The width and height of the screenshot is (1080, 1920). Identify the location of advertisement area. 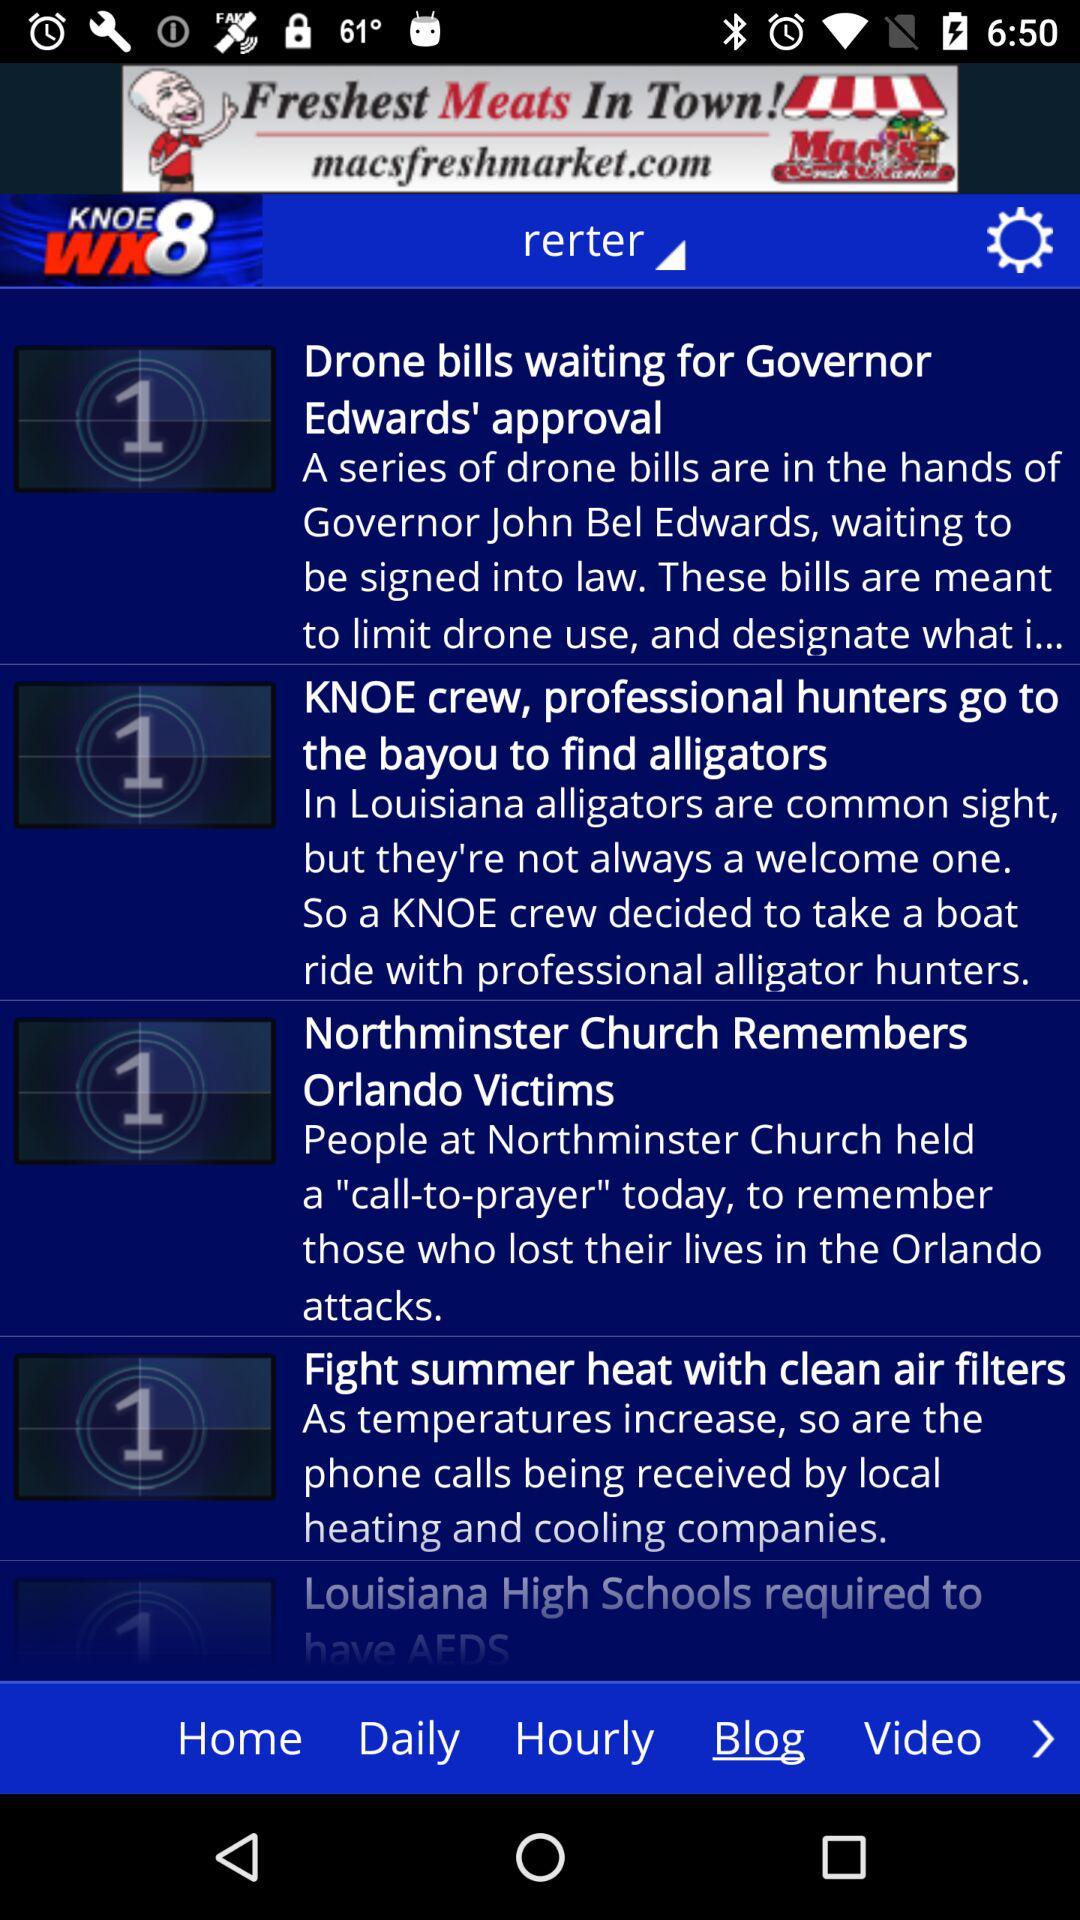
(540, 127).